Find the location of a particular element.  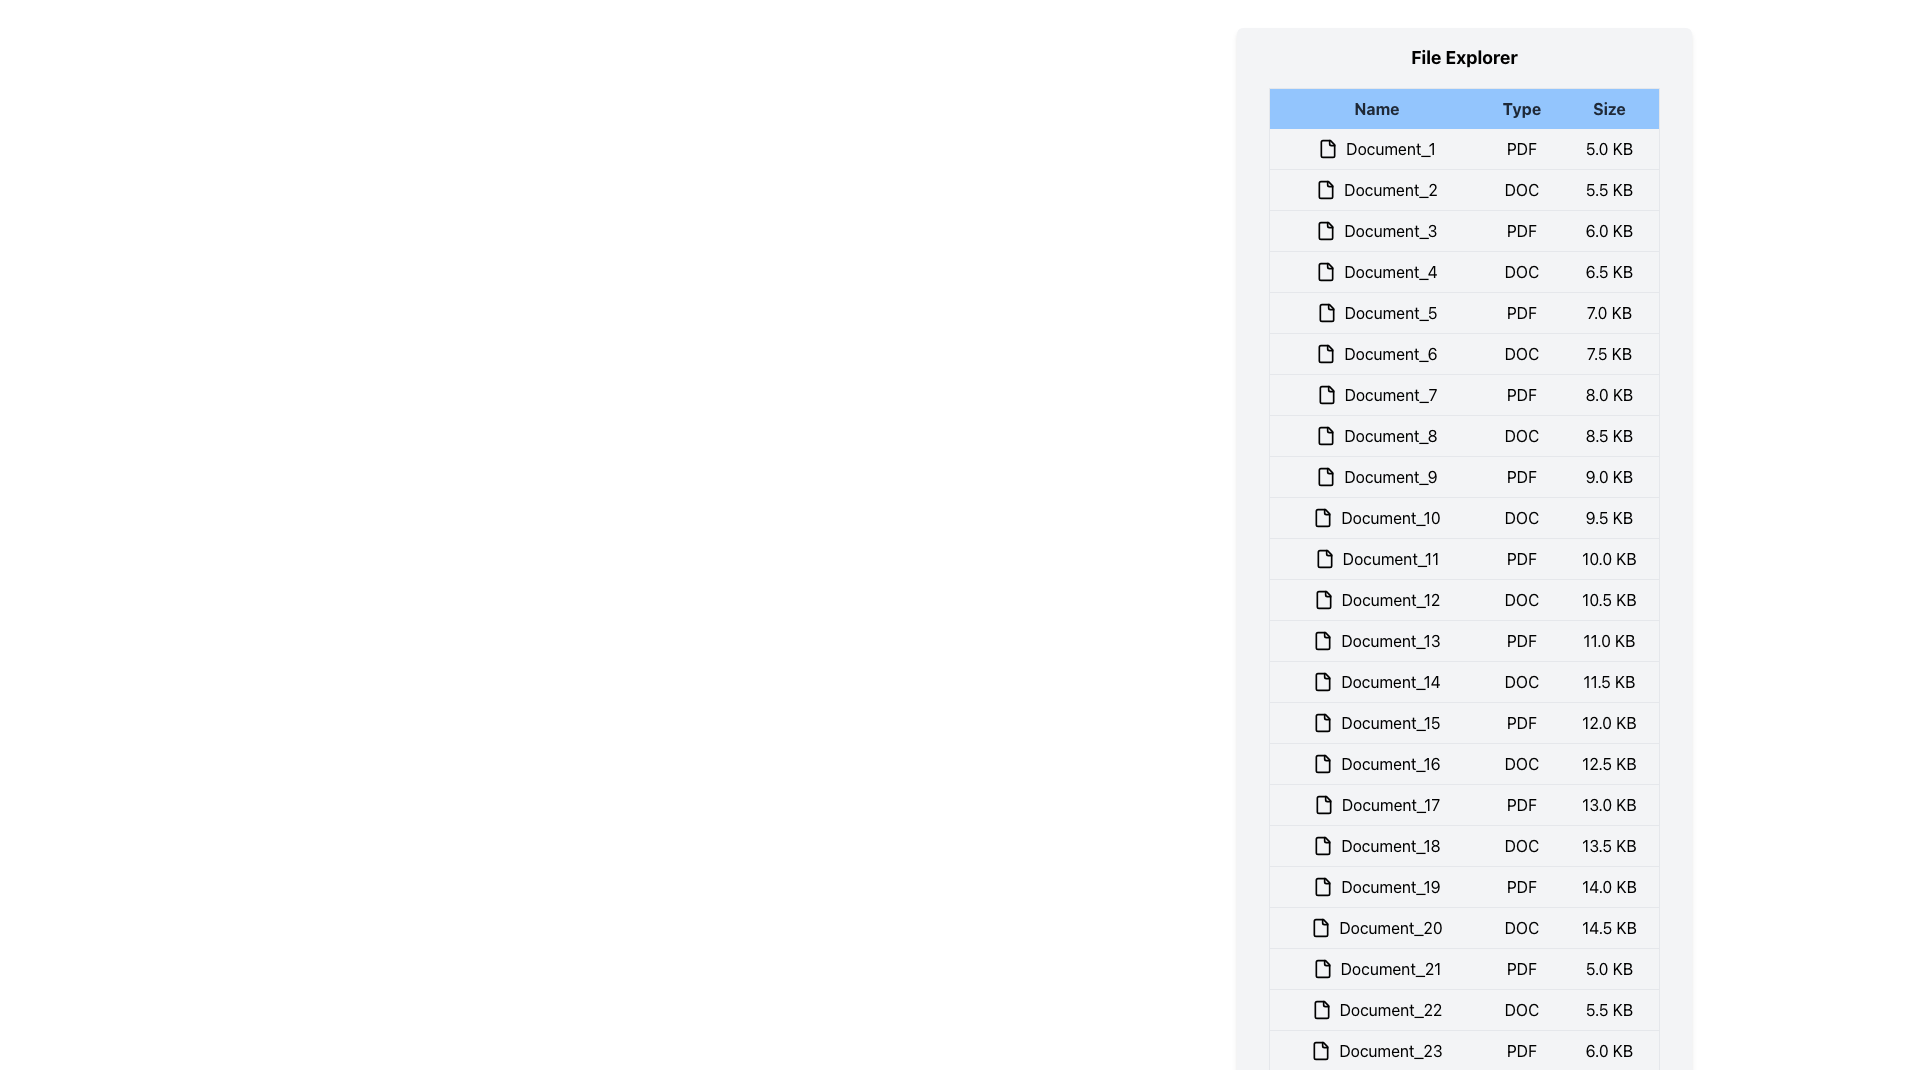

the 'DOC' label, which is displayed in bold black font and located in the second column titled 'Type' for the row corresponding to 'Document_20' in the table view is located at coordinates (1520, 928).